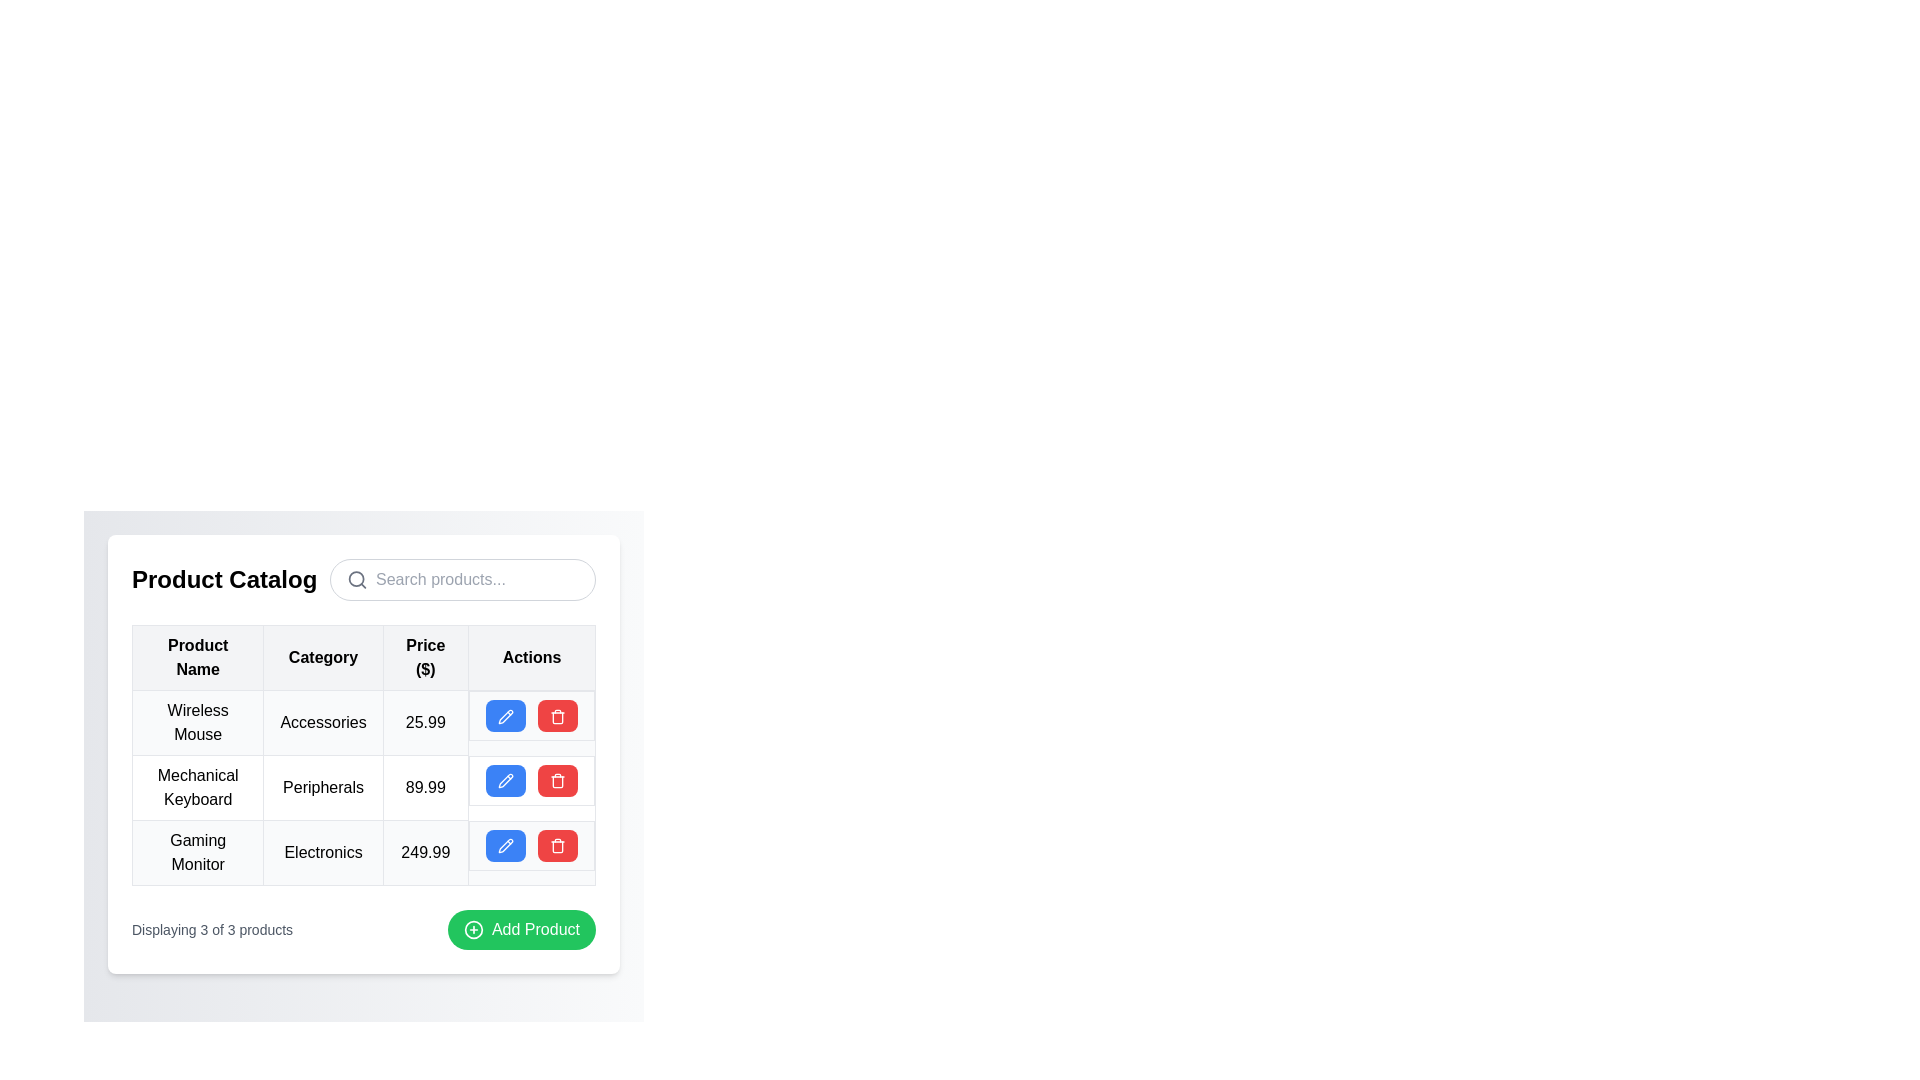 The image size is (1920, 1080). What do you see at coordinates (424, 786) in the screenshot?
I see `displayed price value of the 'Mechanical Keyboard' product, located in the third column of the table, adjacent to the 'Peripherals' text` at bounding box center [424, 786].